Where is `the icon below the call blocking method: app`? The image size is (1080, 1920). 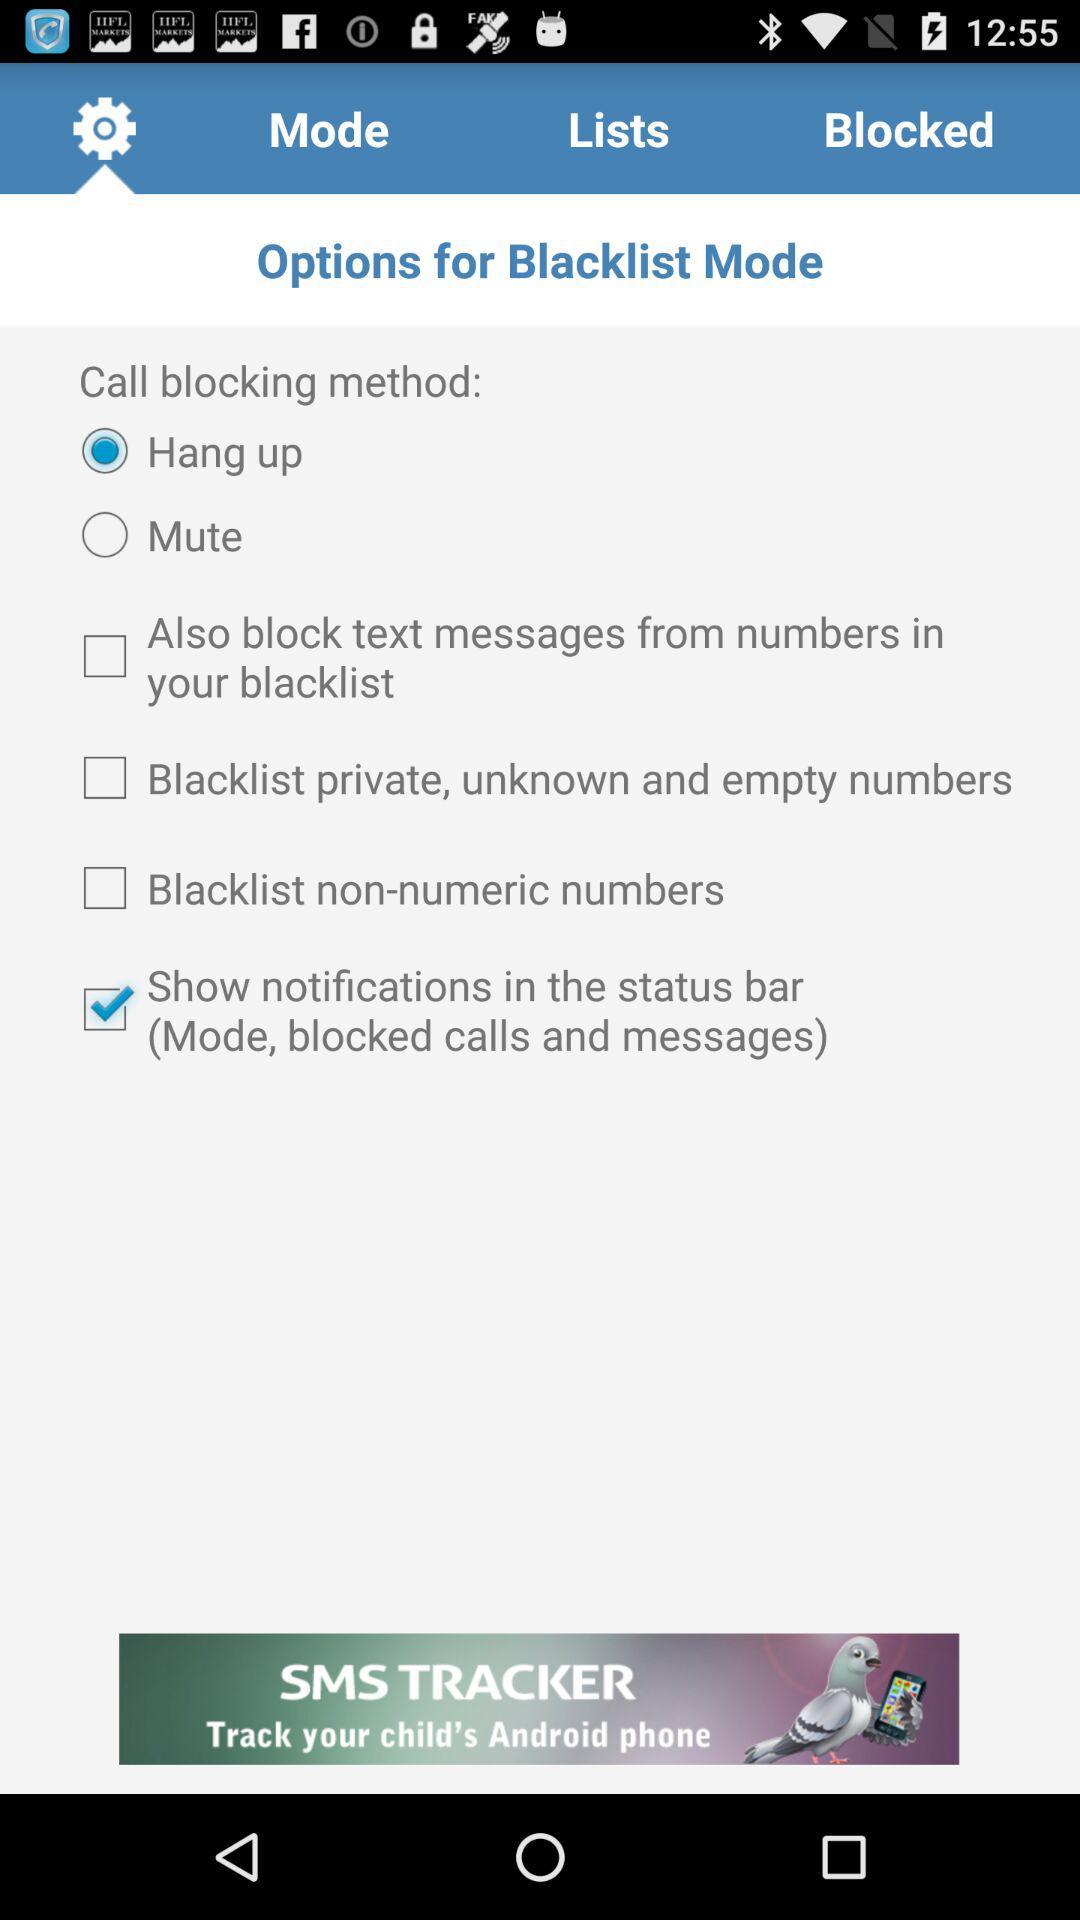 the icon below the call blocking method: app is located at coordinates (182, 449).